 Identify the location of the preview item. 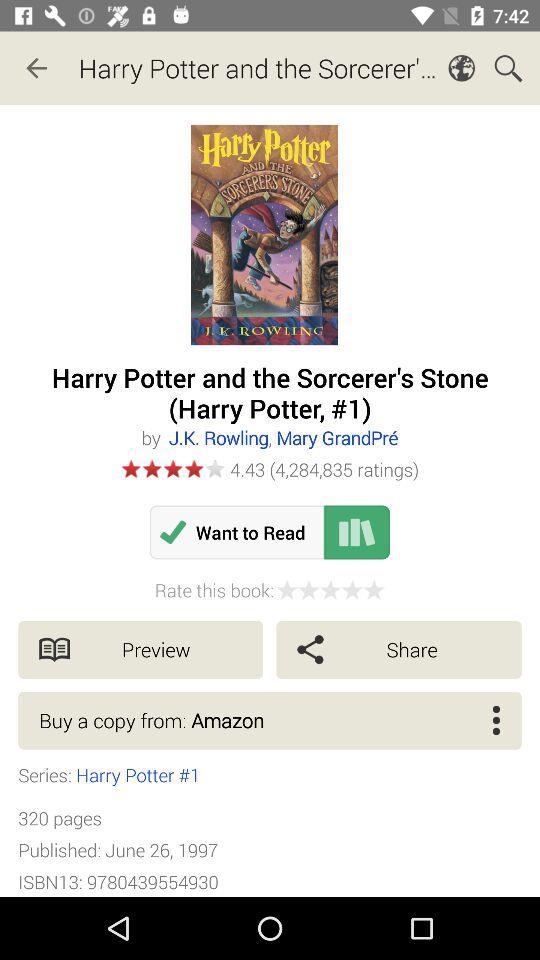
(139, 648).